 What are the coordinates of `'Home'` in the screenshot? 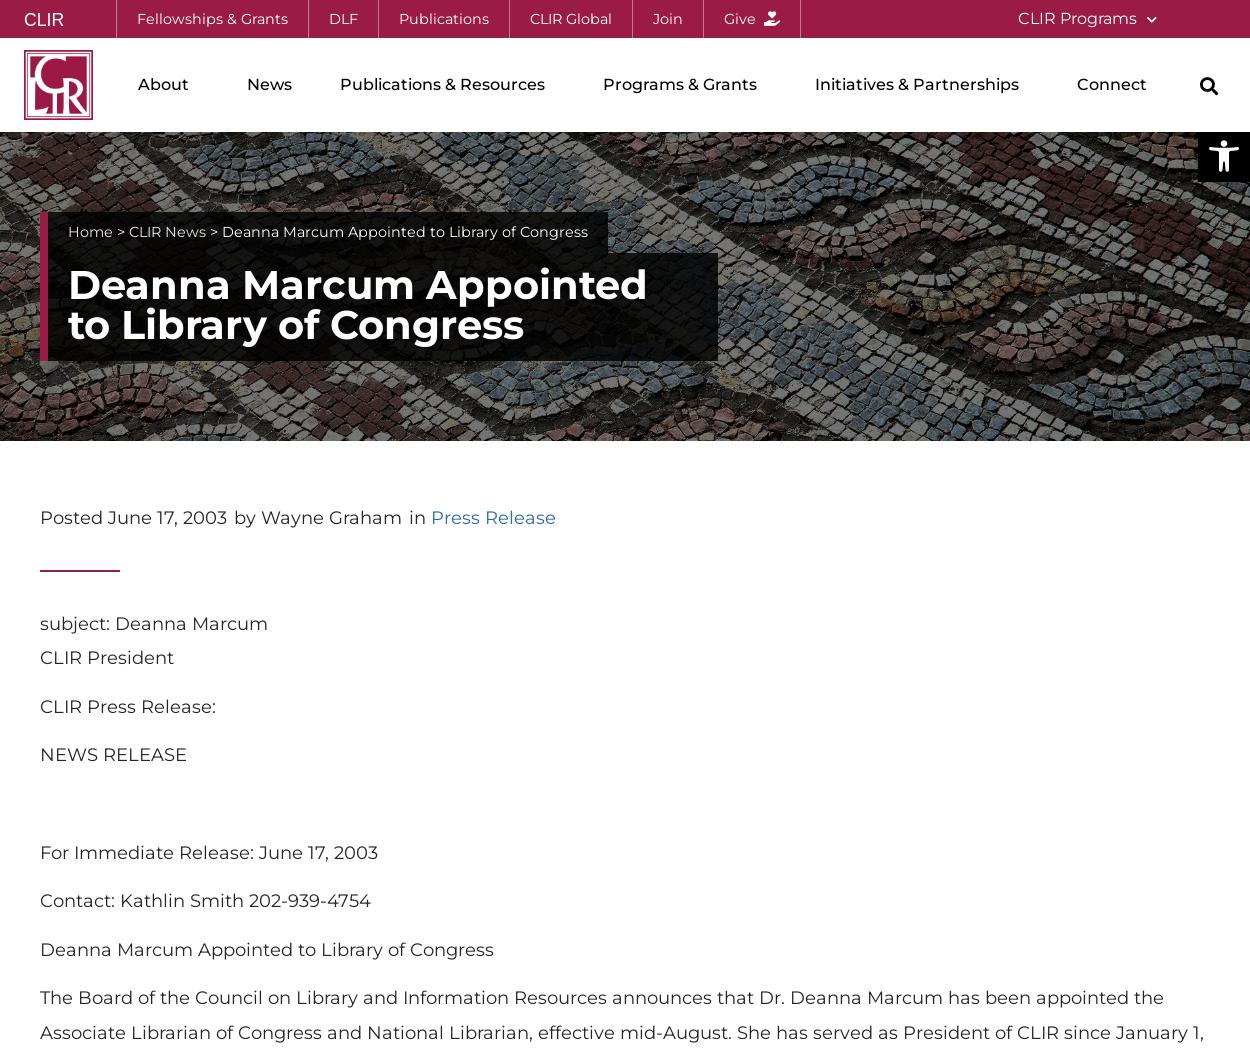 It's located at (89, 230).